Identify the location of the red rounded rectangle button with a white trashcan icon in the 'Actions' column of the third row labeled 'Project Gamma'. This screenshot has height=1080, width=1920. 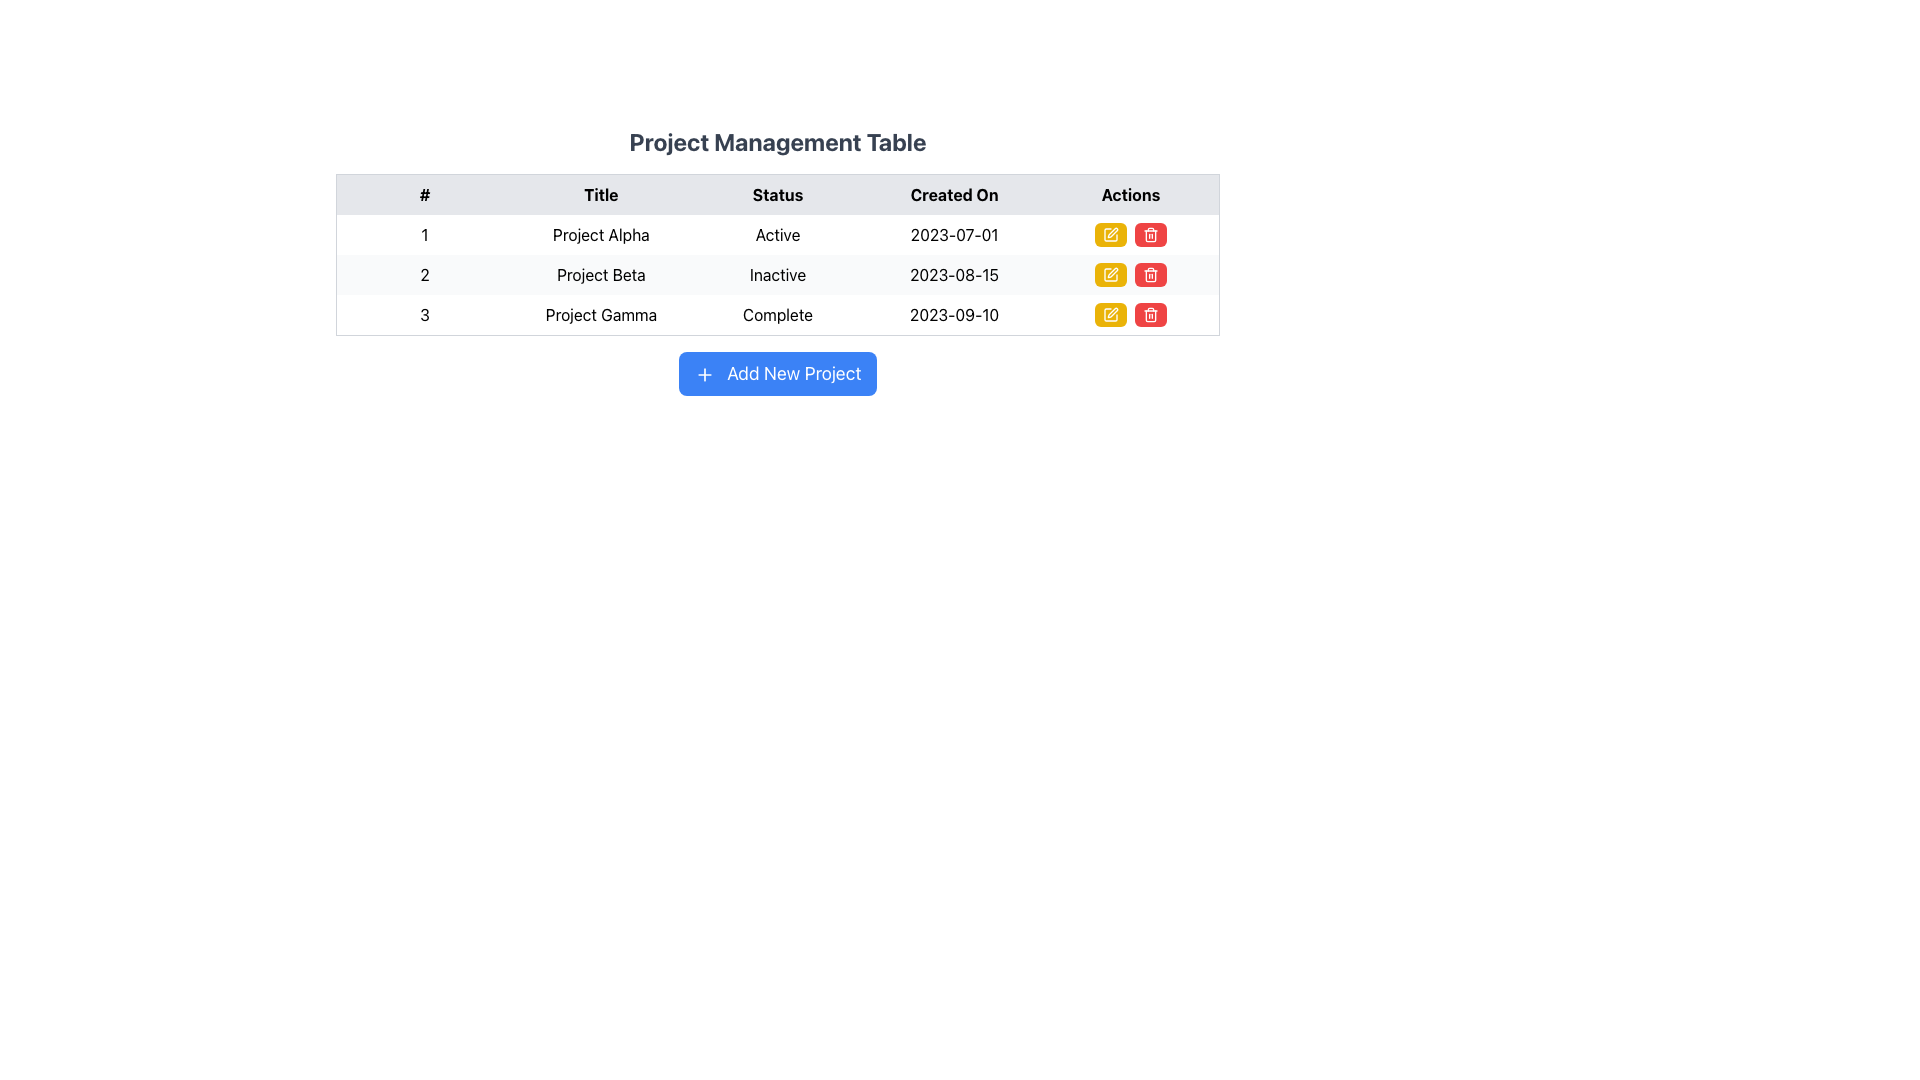
(1150, 315).